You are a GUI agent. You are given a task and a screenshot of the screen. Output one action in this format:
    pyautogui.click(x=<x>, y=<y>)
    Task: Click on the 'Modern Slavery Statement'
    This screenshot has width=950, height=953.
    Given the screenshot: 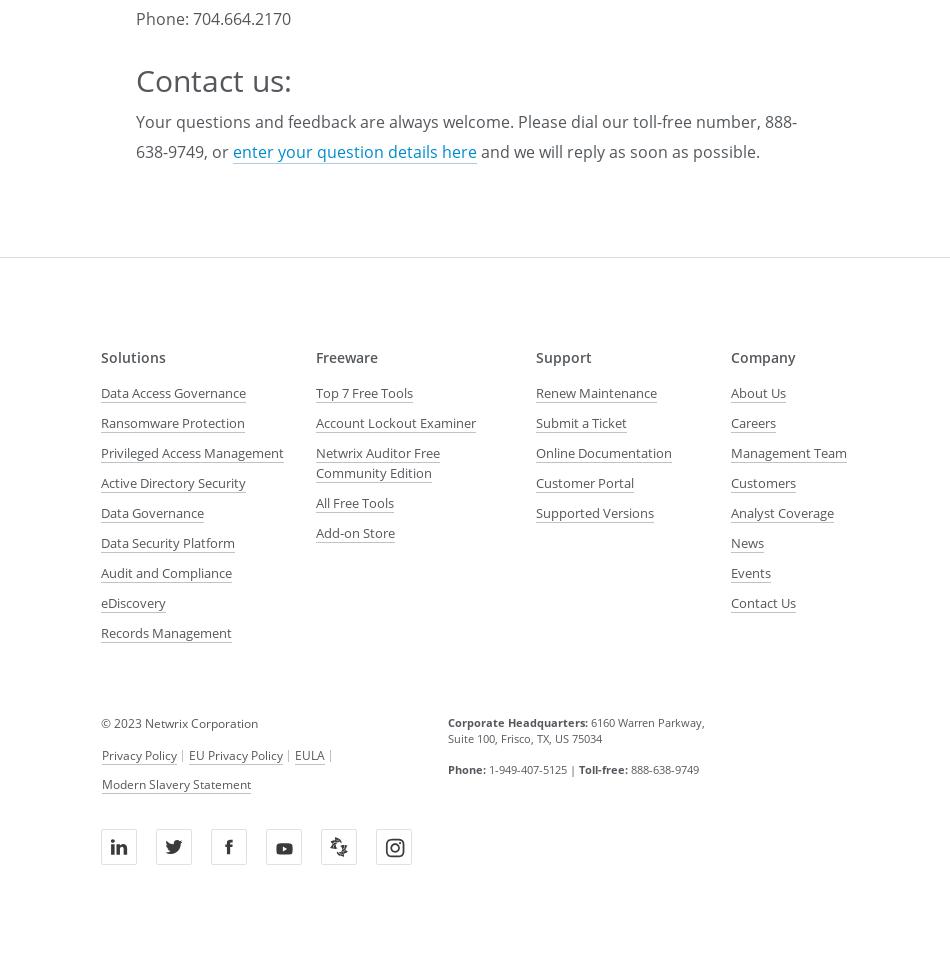 What is the action you would take?
    pyautogui.click(x=176, y=783)
    